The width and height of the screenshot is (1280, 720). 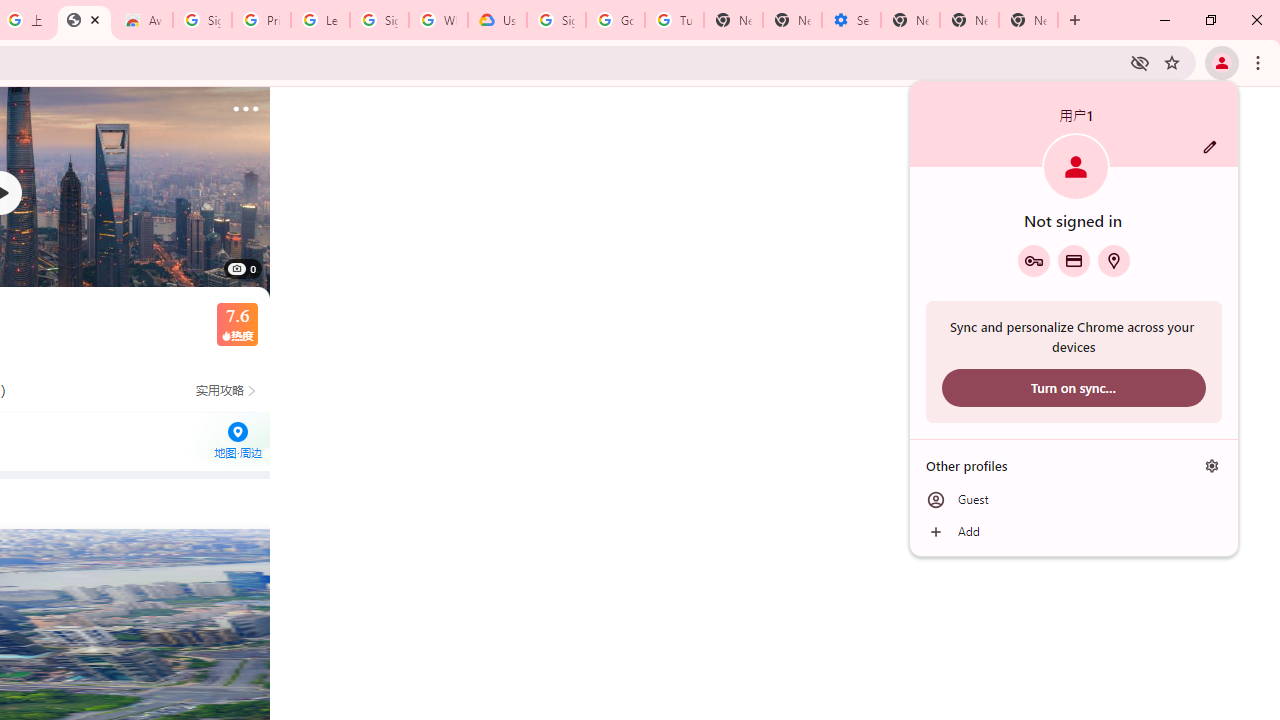 I want to click on 'New Tab', so click(x=1028, y=20).